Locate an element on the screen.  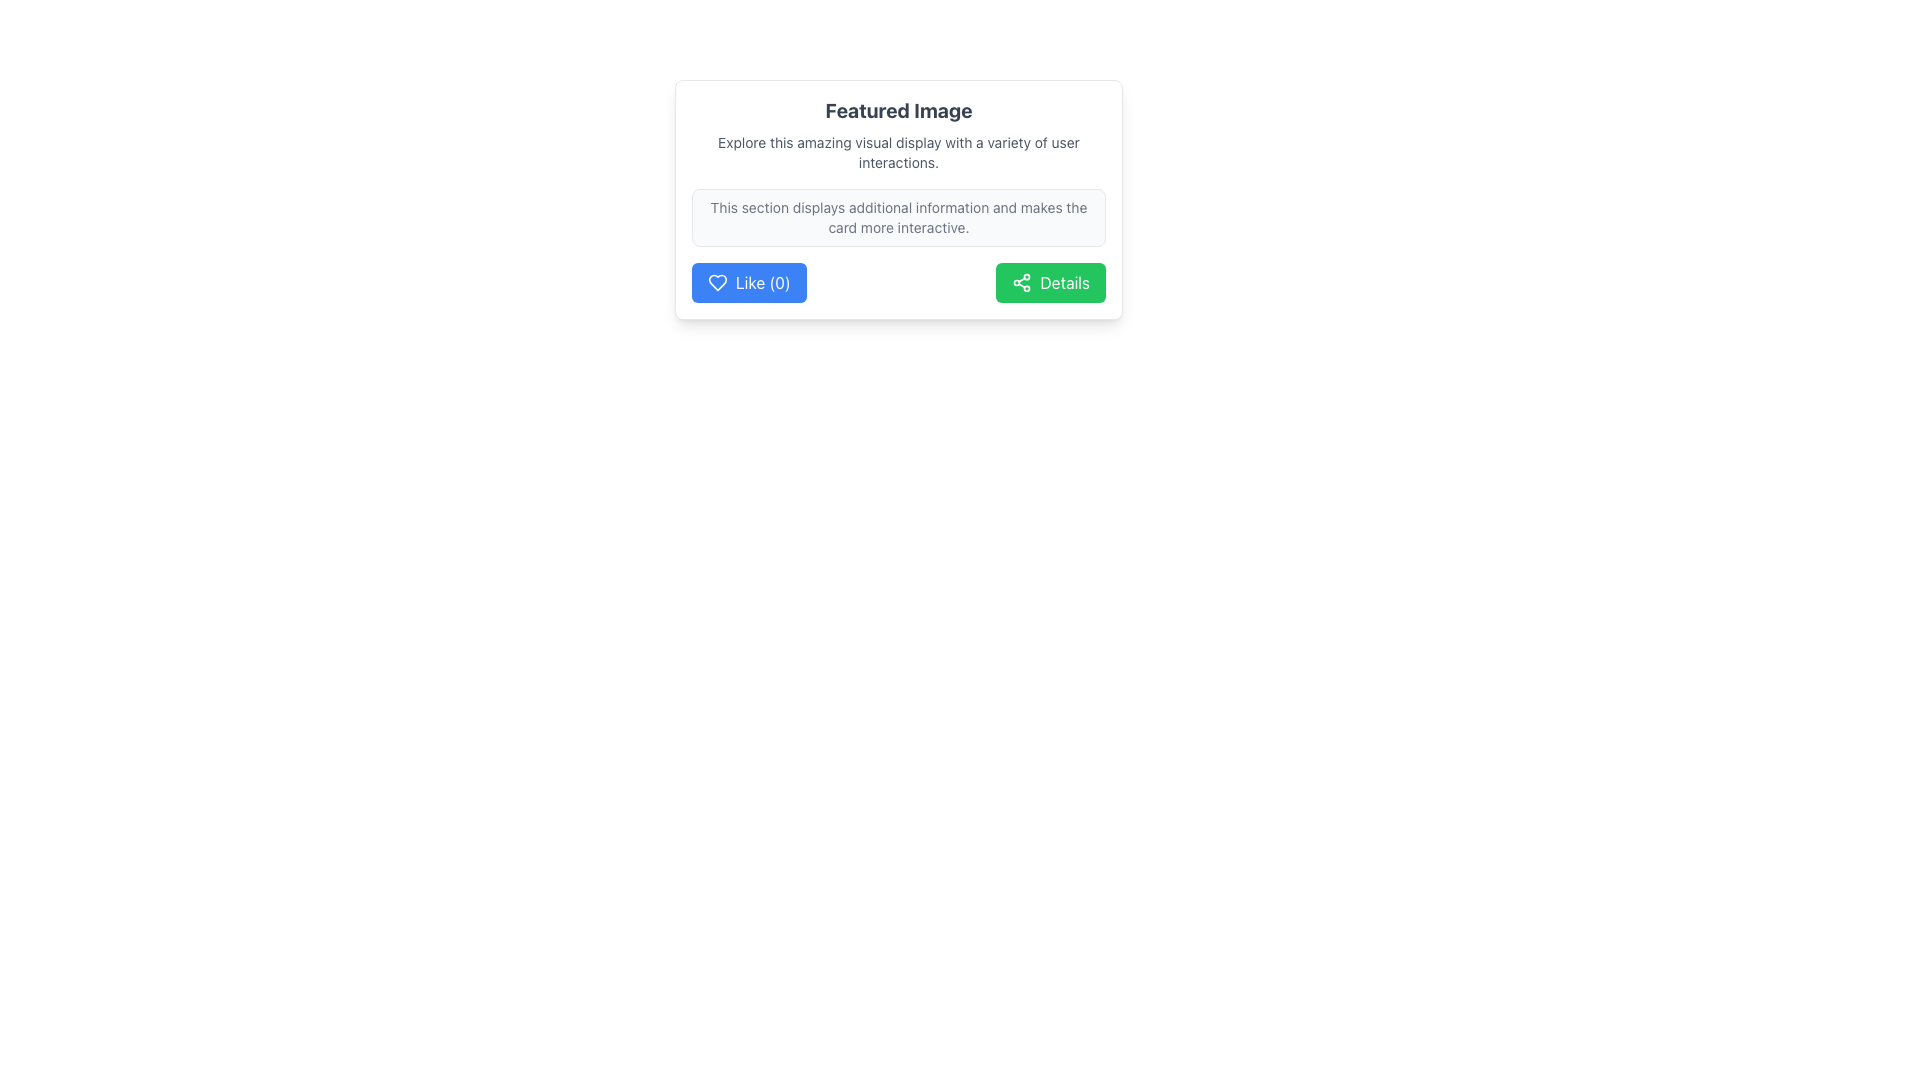
the heart-shaped icon inside the 'Like (0)' button, which is outlined in blue and located on the left side of the card at the bottom is located at coordinates (718, 282).